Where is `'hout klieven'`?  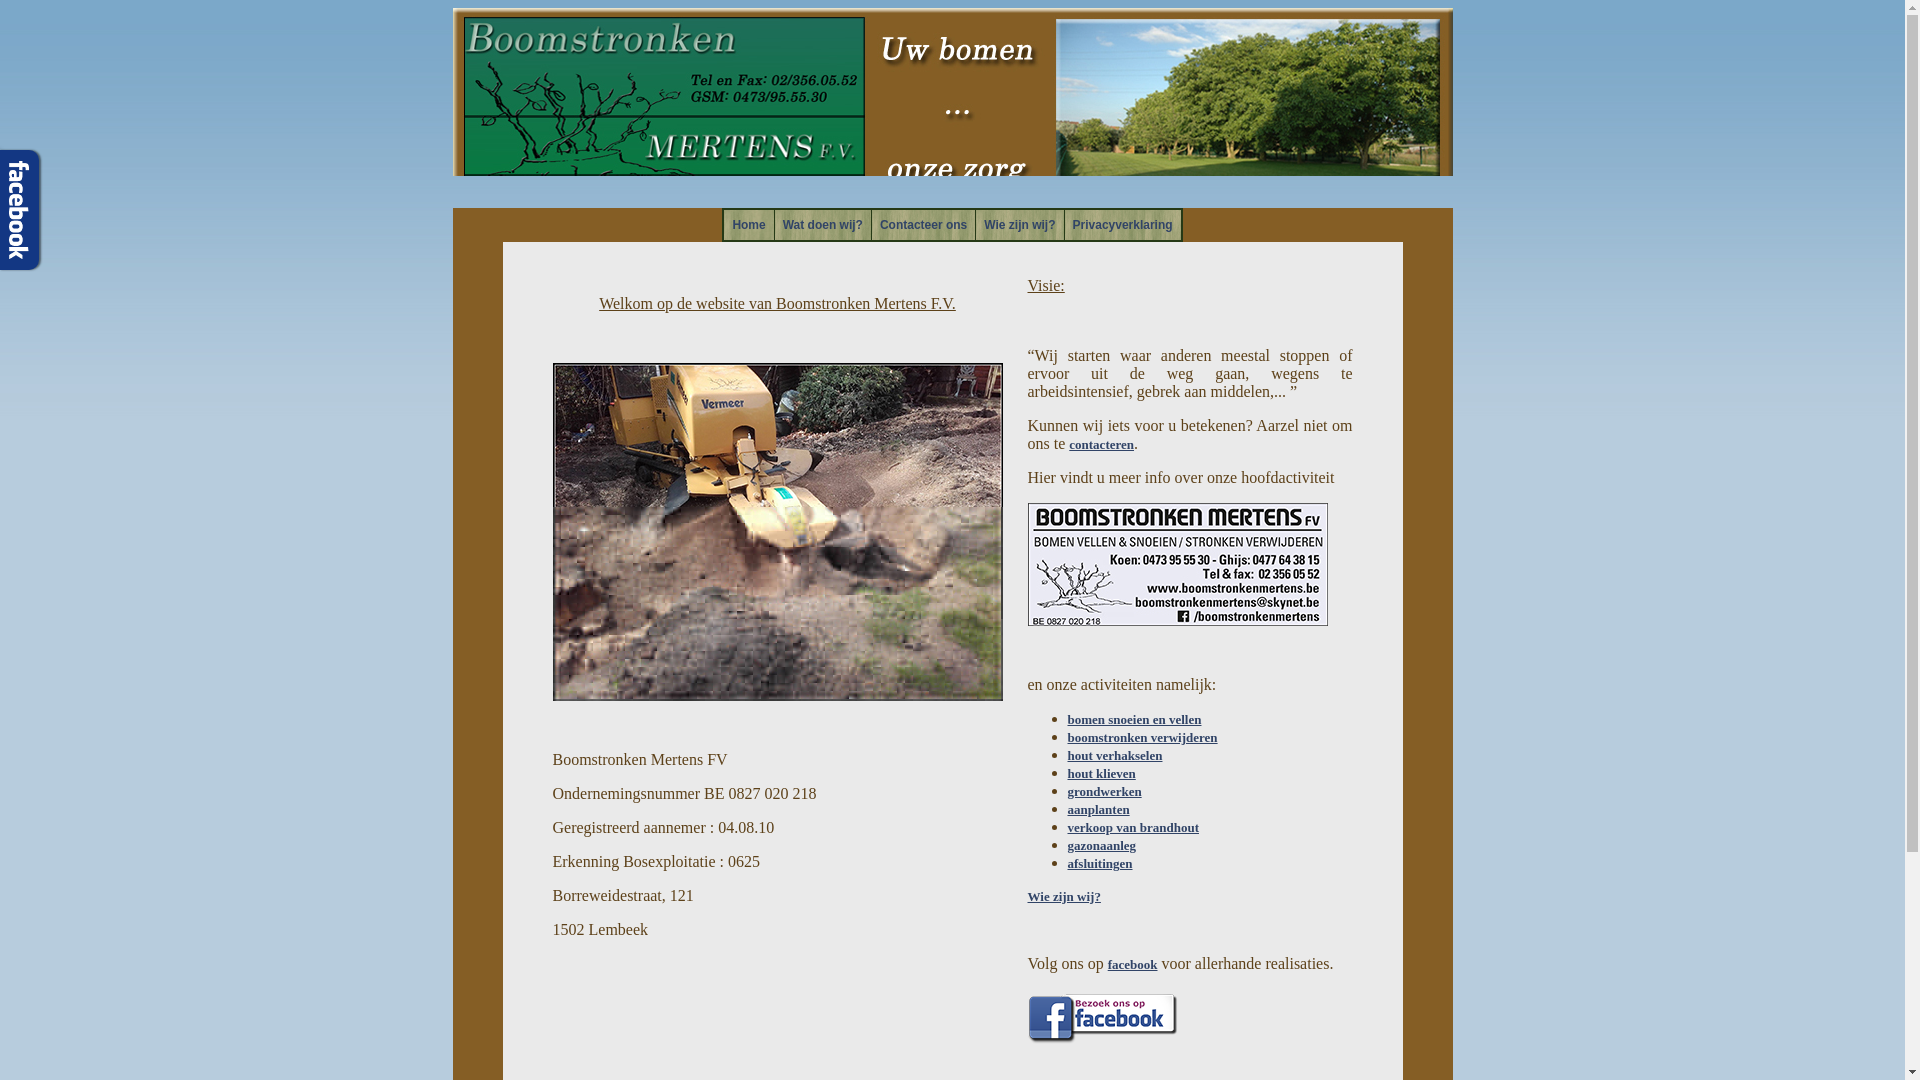
'hout klieven' is located at coordinates (1101, 772).